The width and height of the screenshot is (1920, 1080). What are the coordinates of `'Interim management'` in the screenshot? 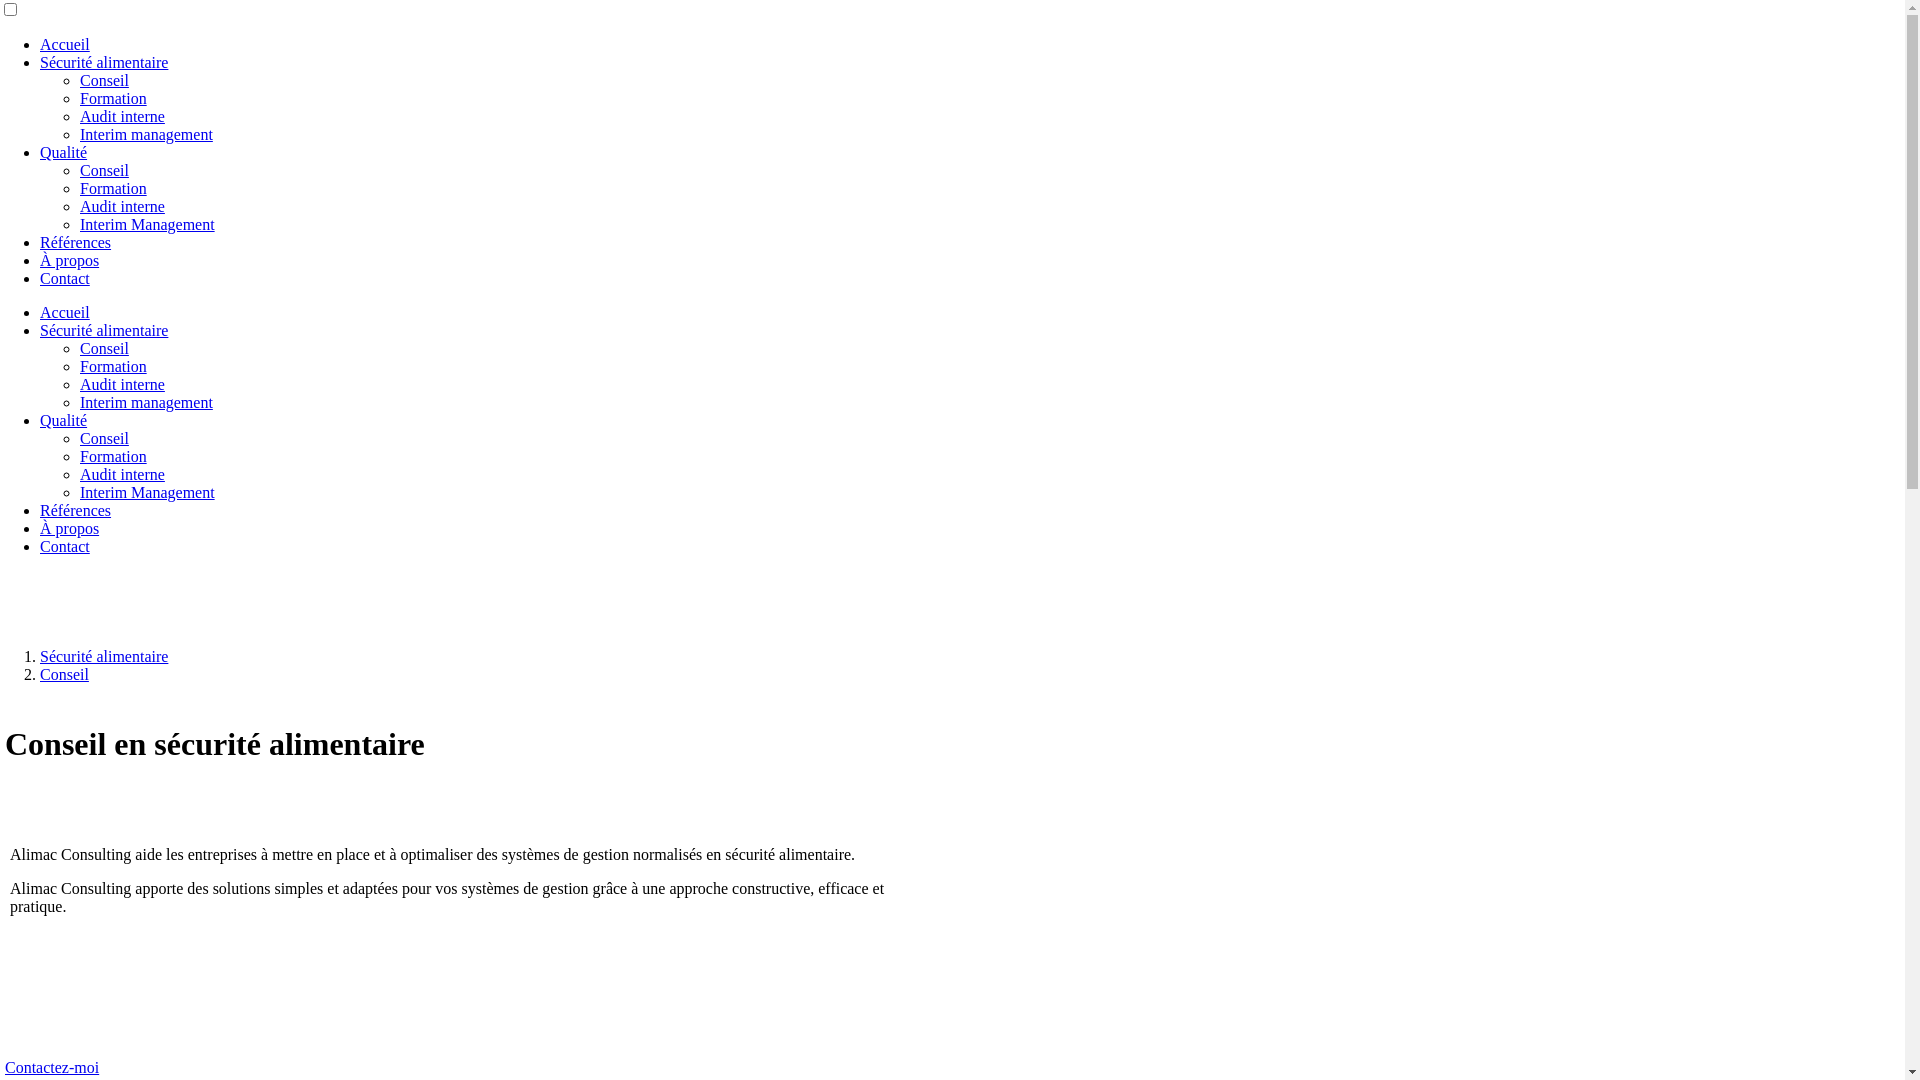 It's located at (145, 134).